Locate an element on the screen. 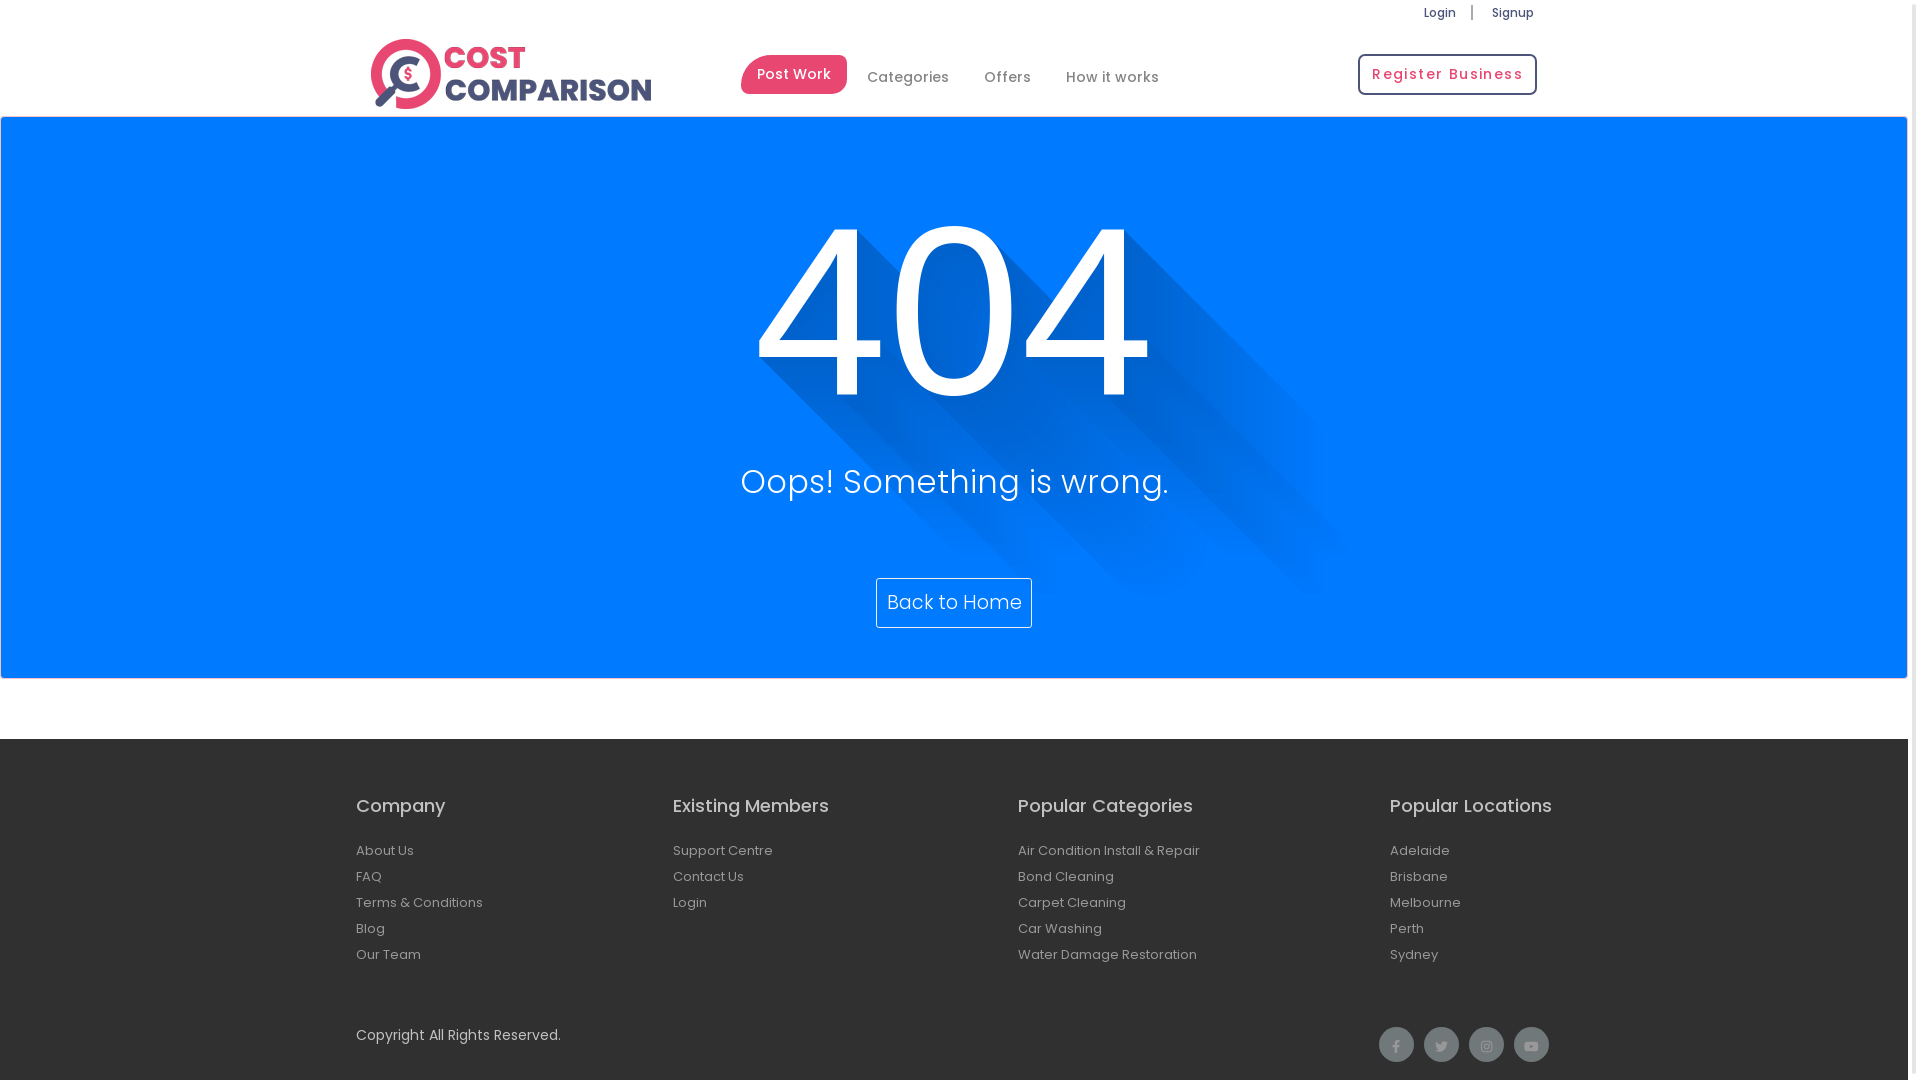 Image resolution: width=1920 pixels, height=1080 pixels. 'Water Damage Restoration' is located at coordinates (1106, 953).